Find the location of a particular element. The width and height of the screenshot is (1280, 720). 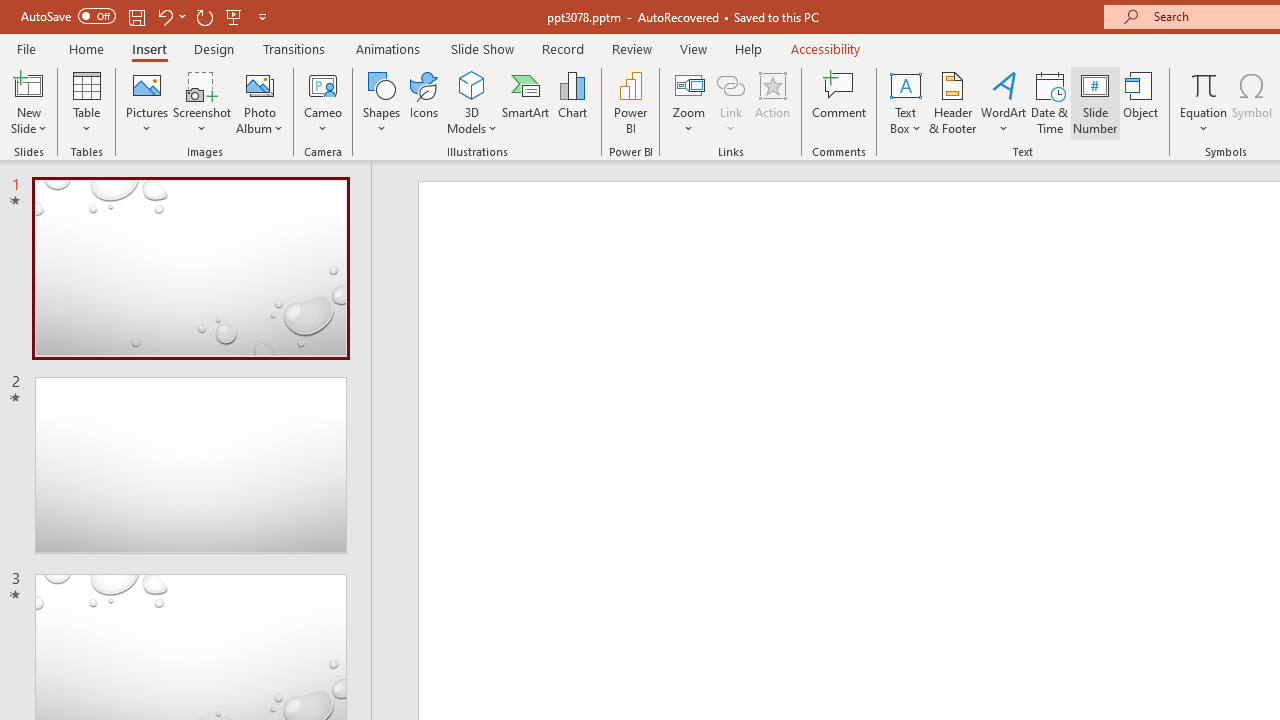

'Draw Horizontal Text Box' is located at coordinates (904, 84).